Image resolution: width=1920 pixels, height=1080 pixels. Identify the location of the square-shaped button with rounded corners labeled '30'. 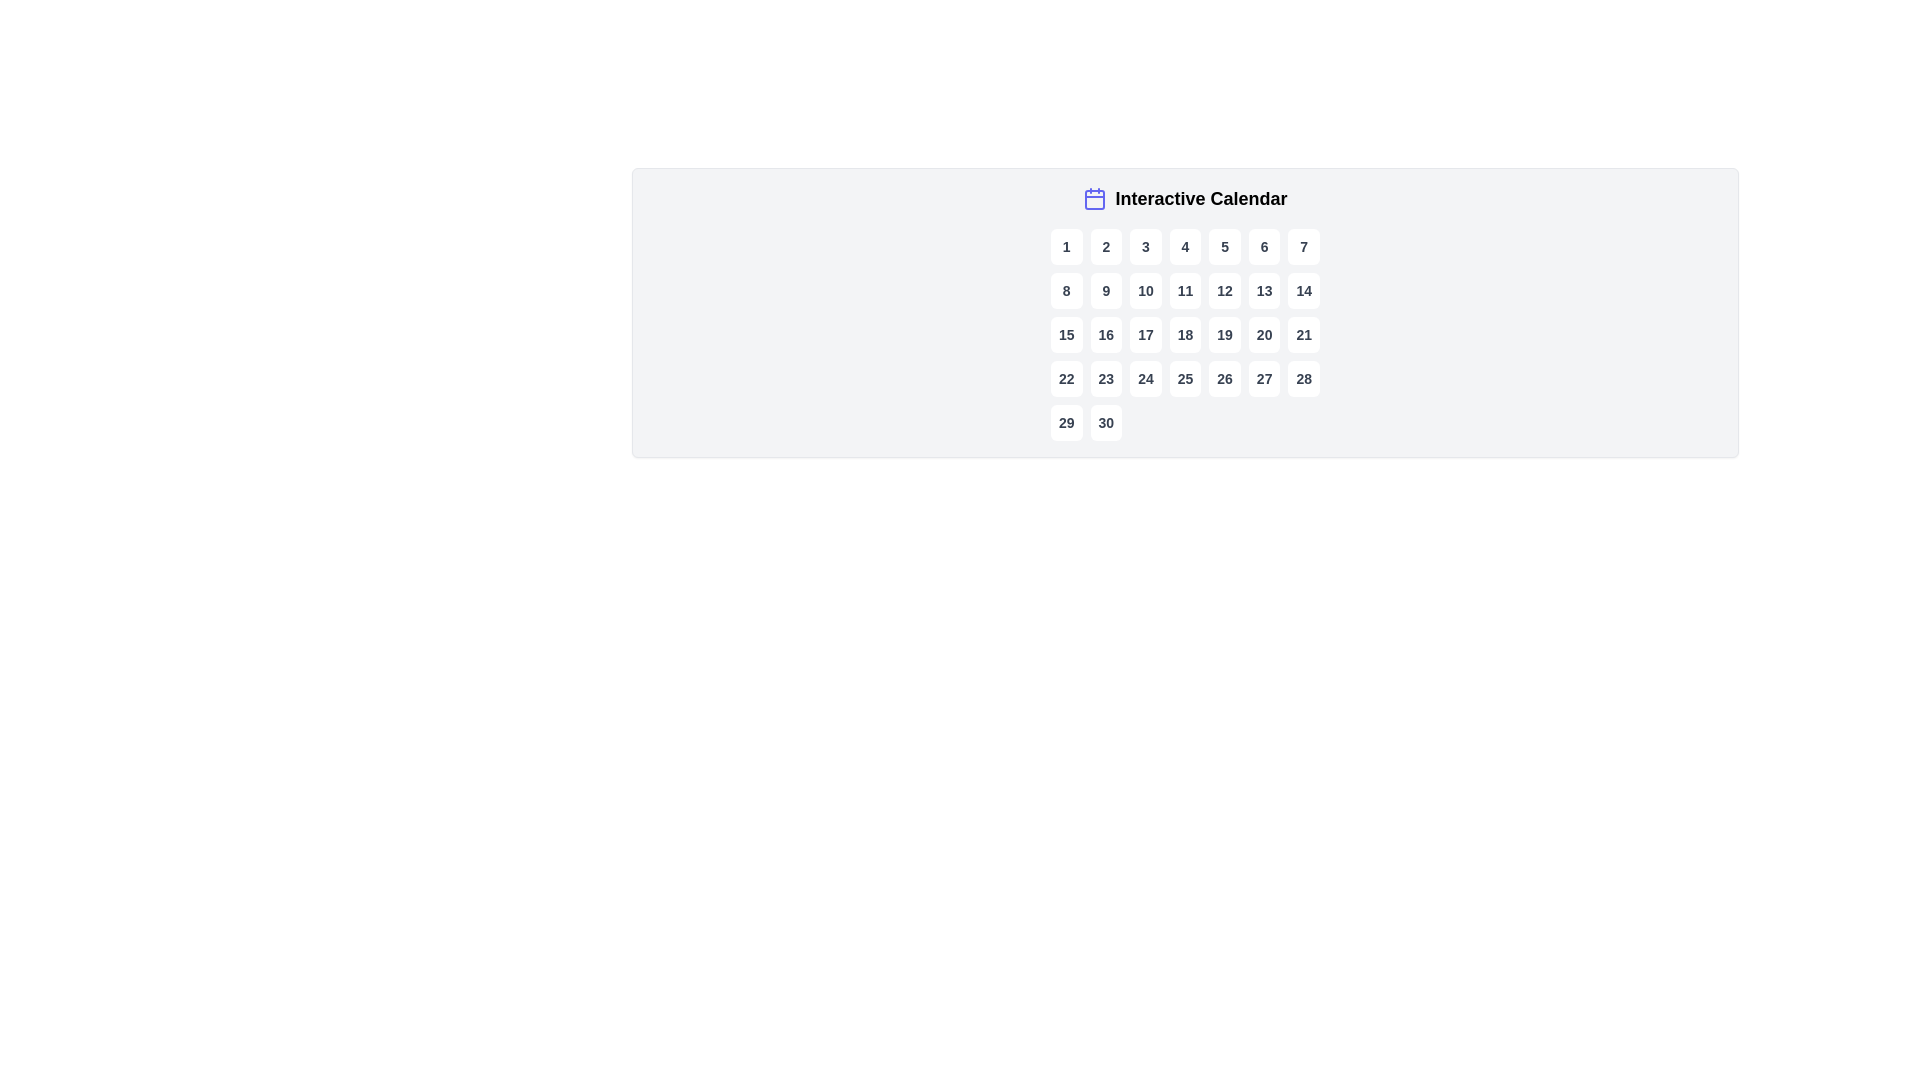
(1105, 422).